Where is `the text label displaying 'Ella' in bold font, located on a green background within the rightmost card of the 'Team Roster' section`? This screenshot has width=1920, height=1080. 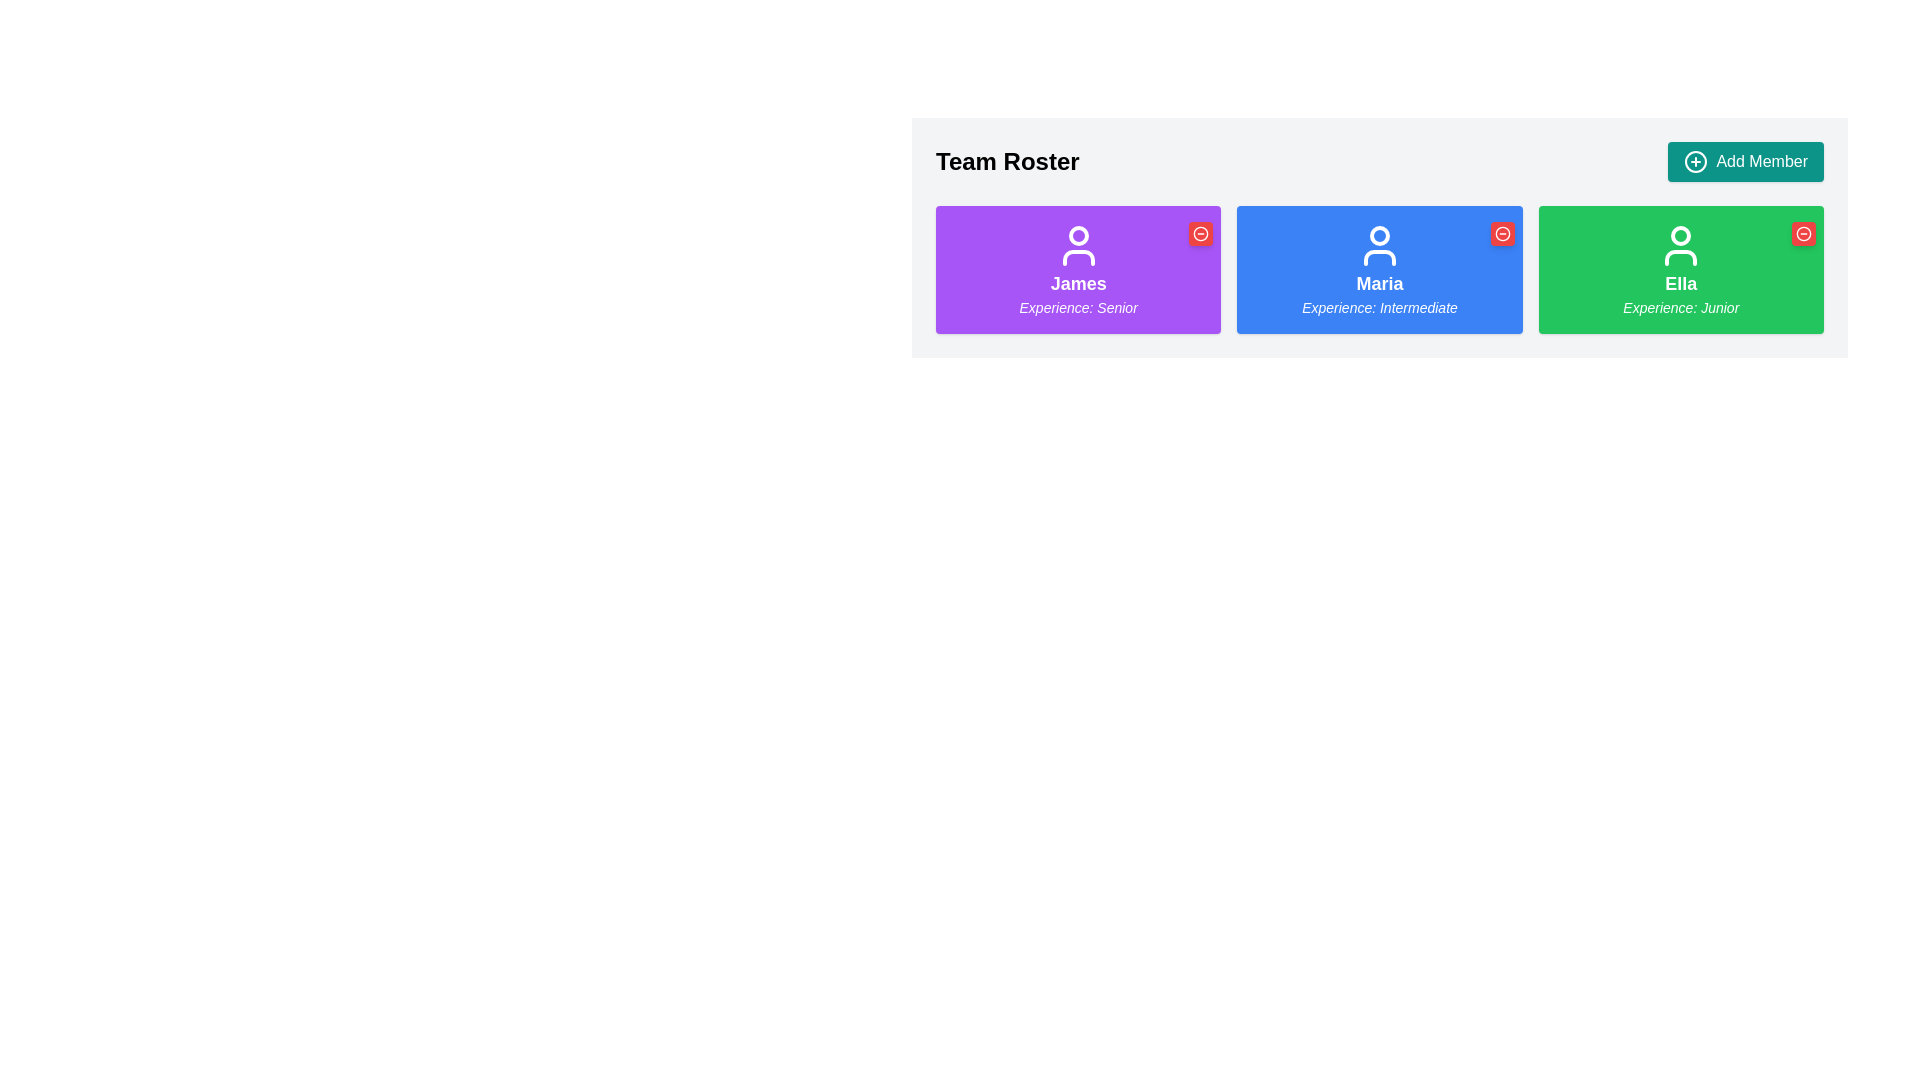 the text label displaying 'Ella' in bold font, located on a green background within the rightmost card of the 'Team Roster' section is located at coordinates (1680, 284).